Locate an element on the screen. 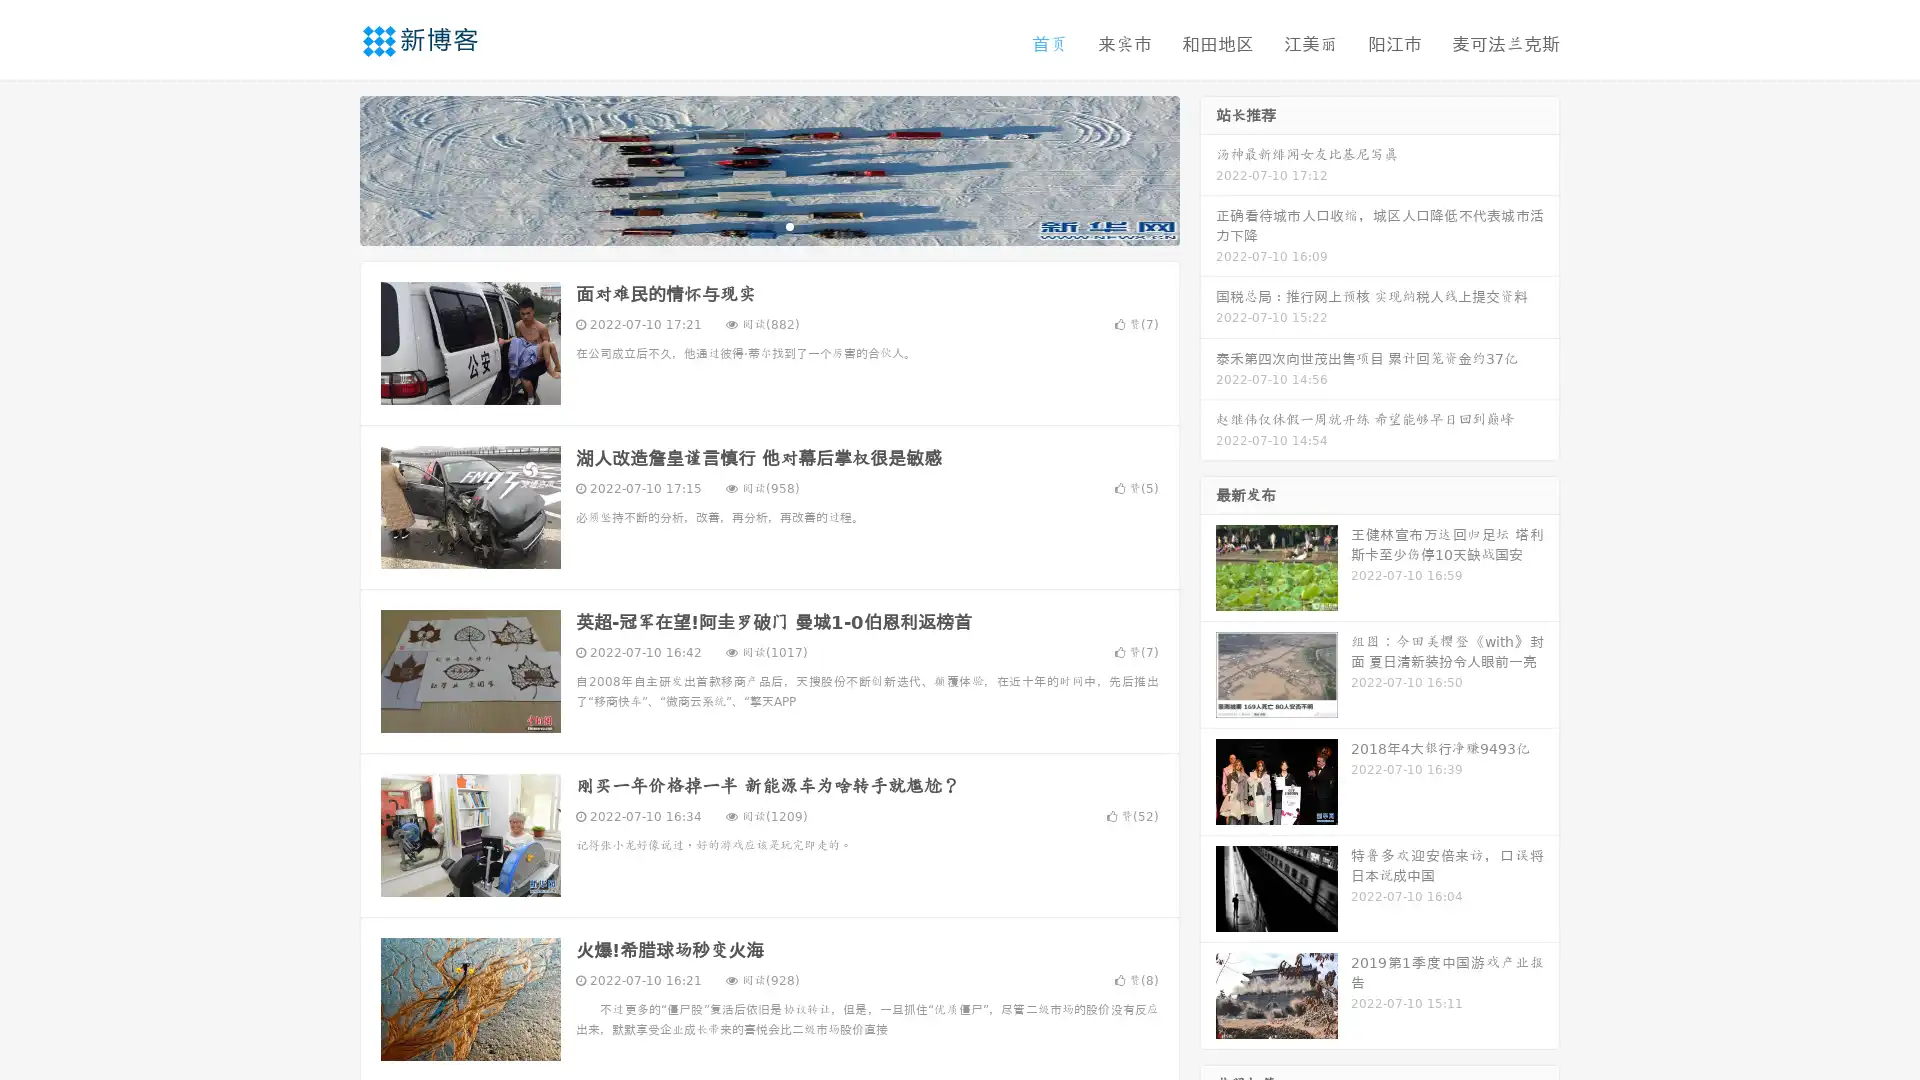 Image resolution: width=1920 pixels, height=1080 pixels. Go to slide 3 is located at coordinates (789, 225).